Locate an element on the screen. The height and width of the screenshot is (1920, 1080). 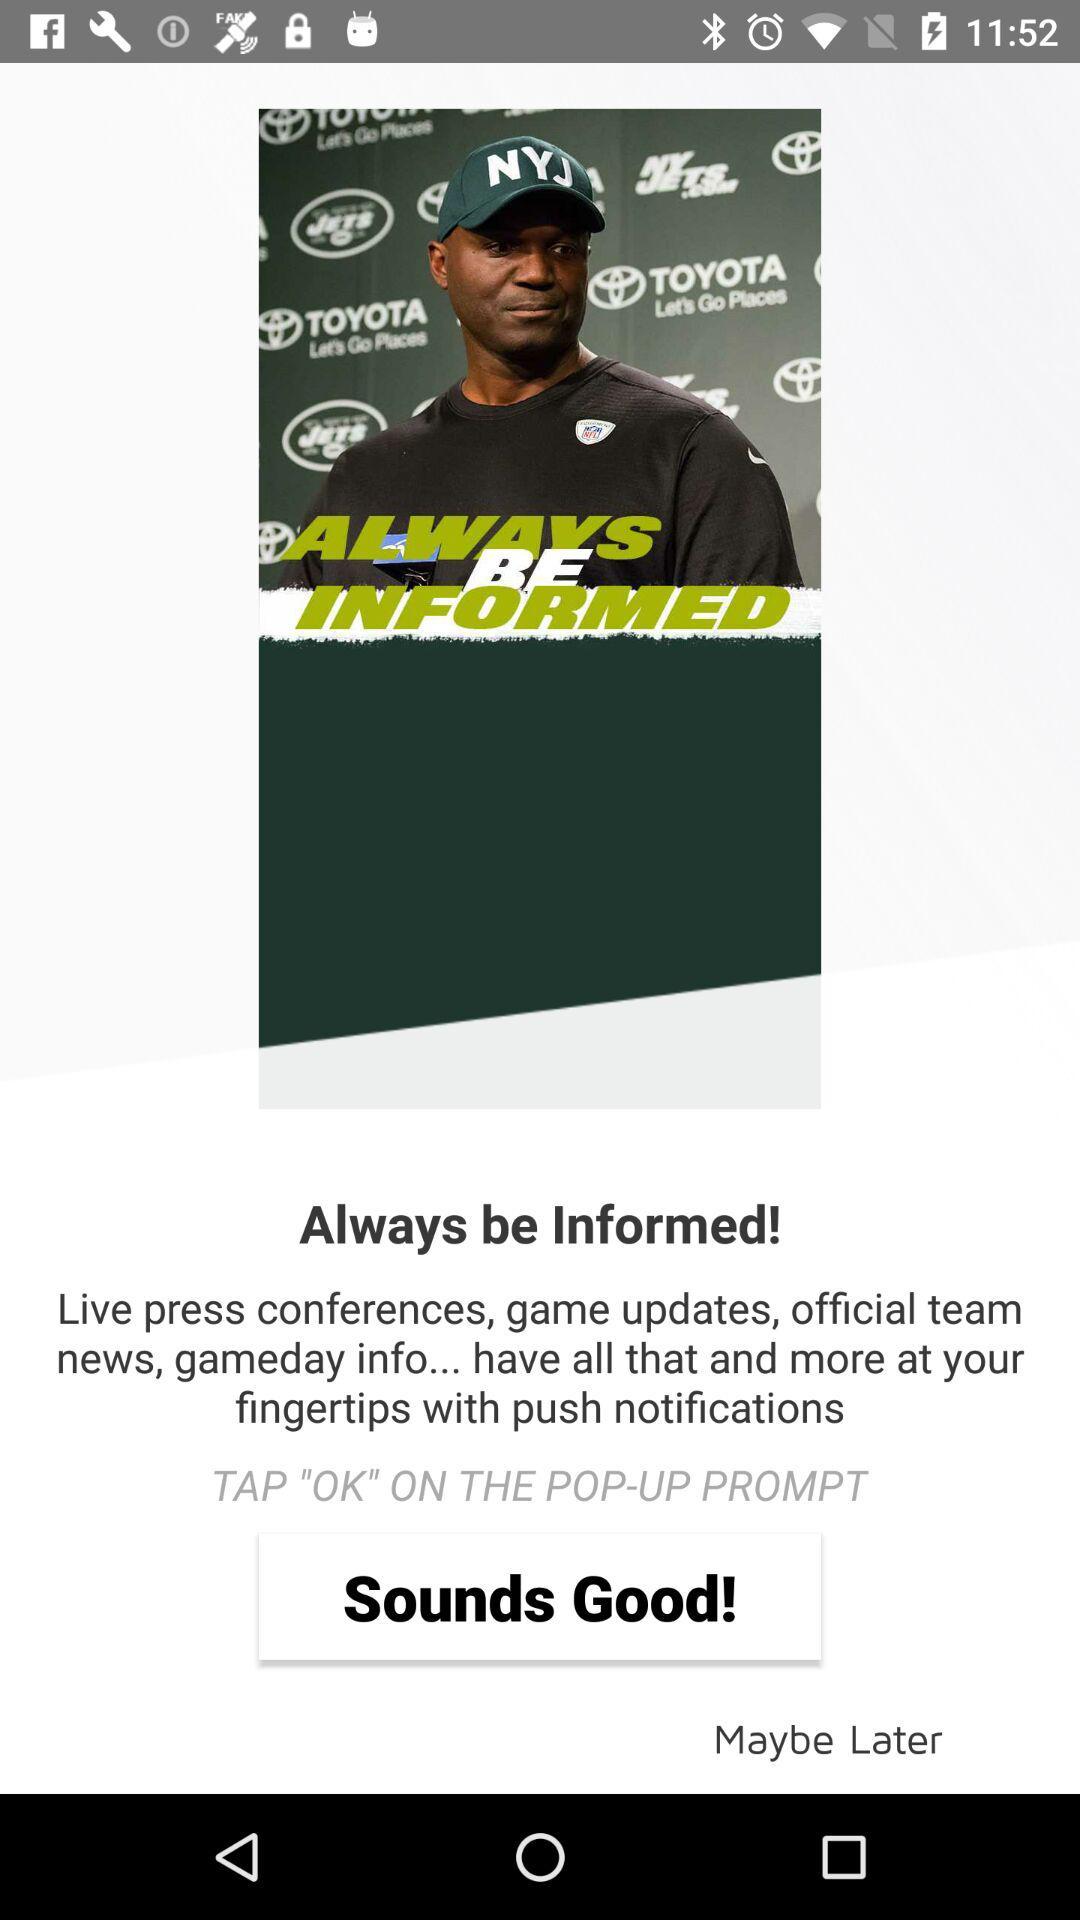
the maybe later icon is located at coordinates (828, 1736).